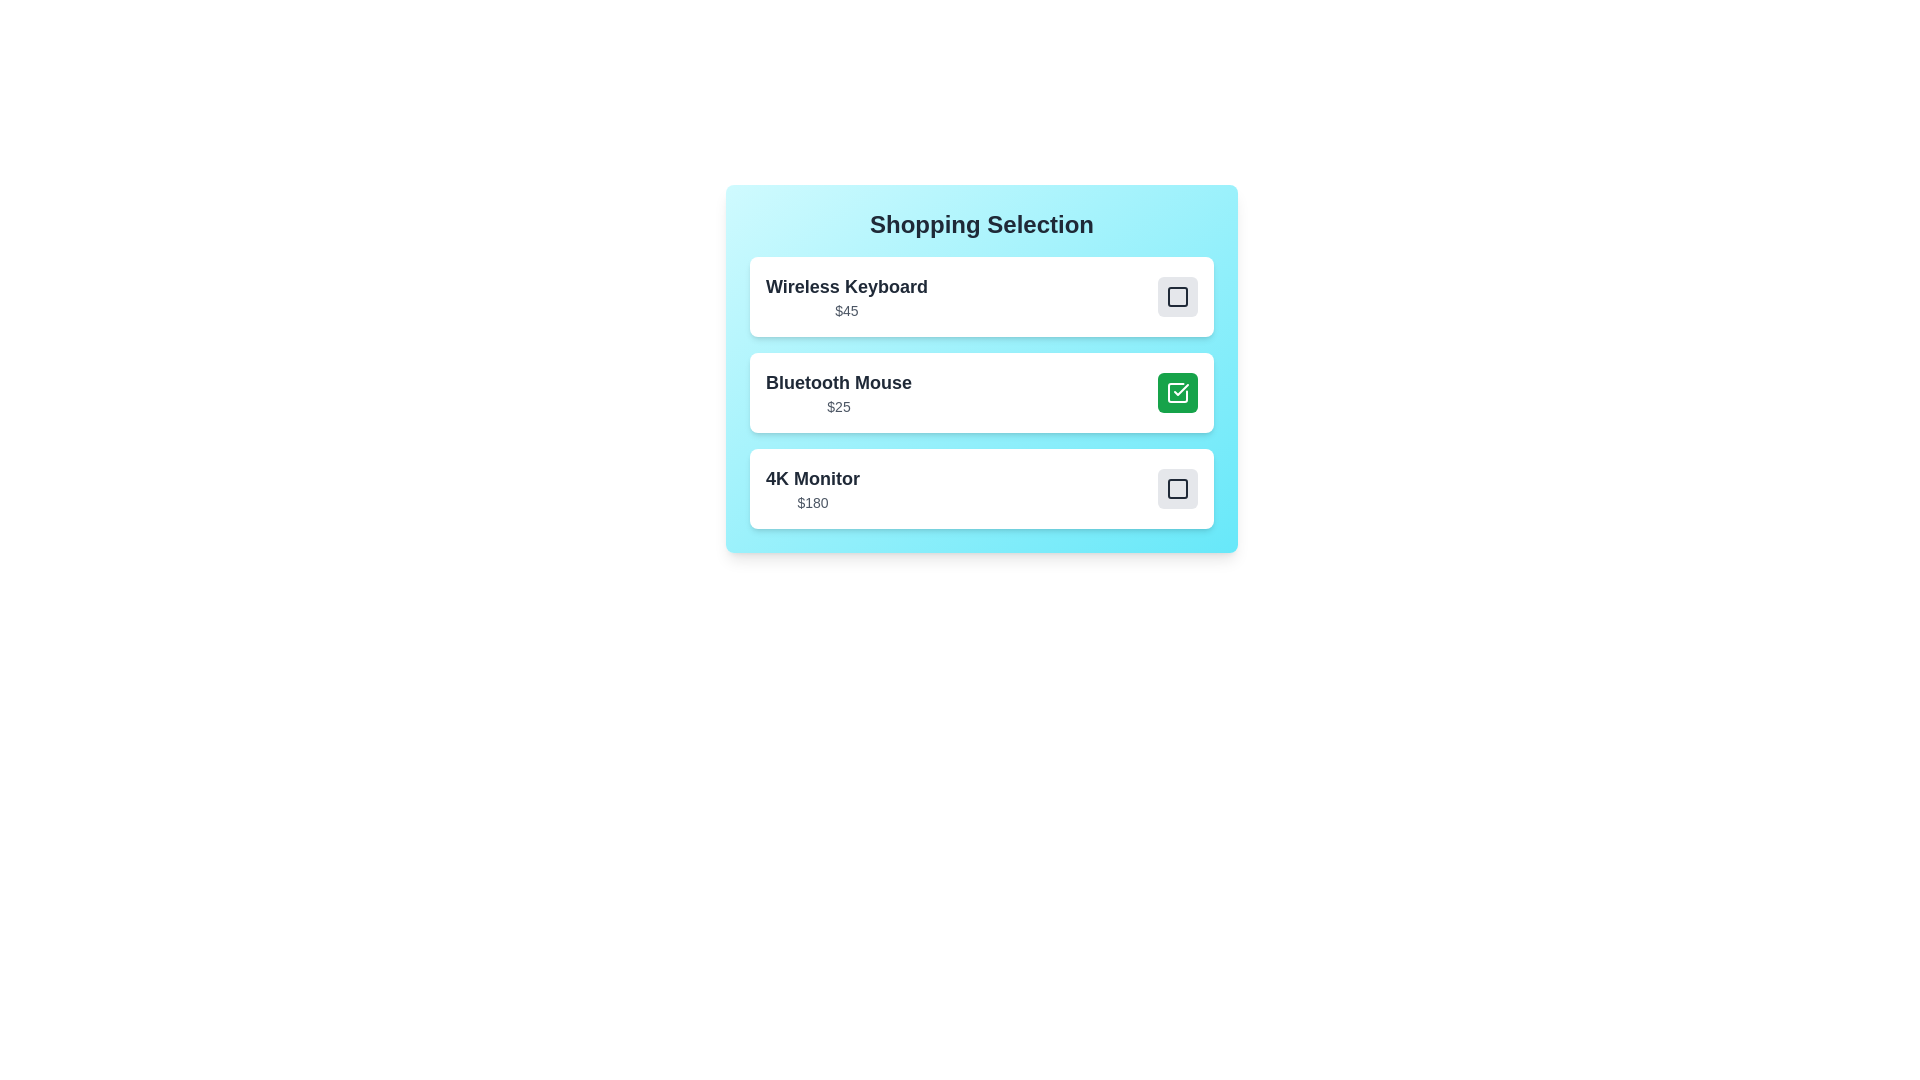 The width and height of the screenshot is (1920, 1080). I want to click on the composite element displaying 'Wireless Keyboard' and its price ($45), so click(982, 297).